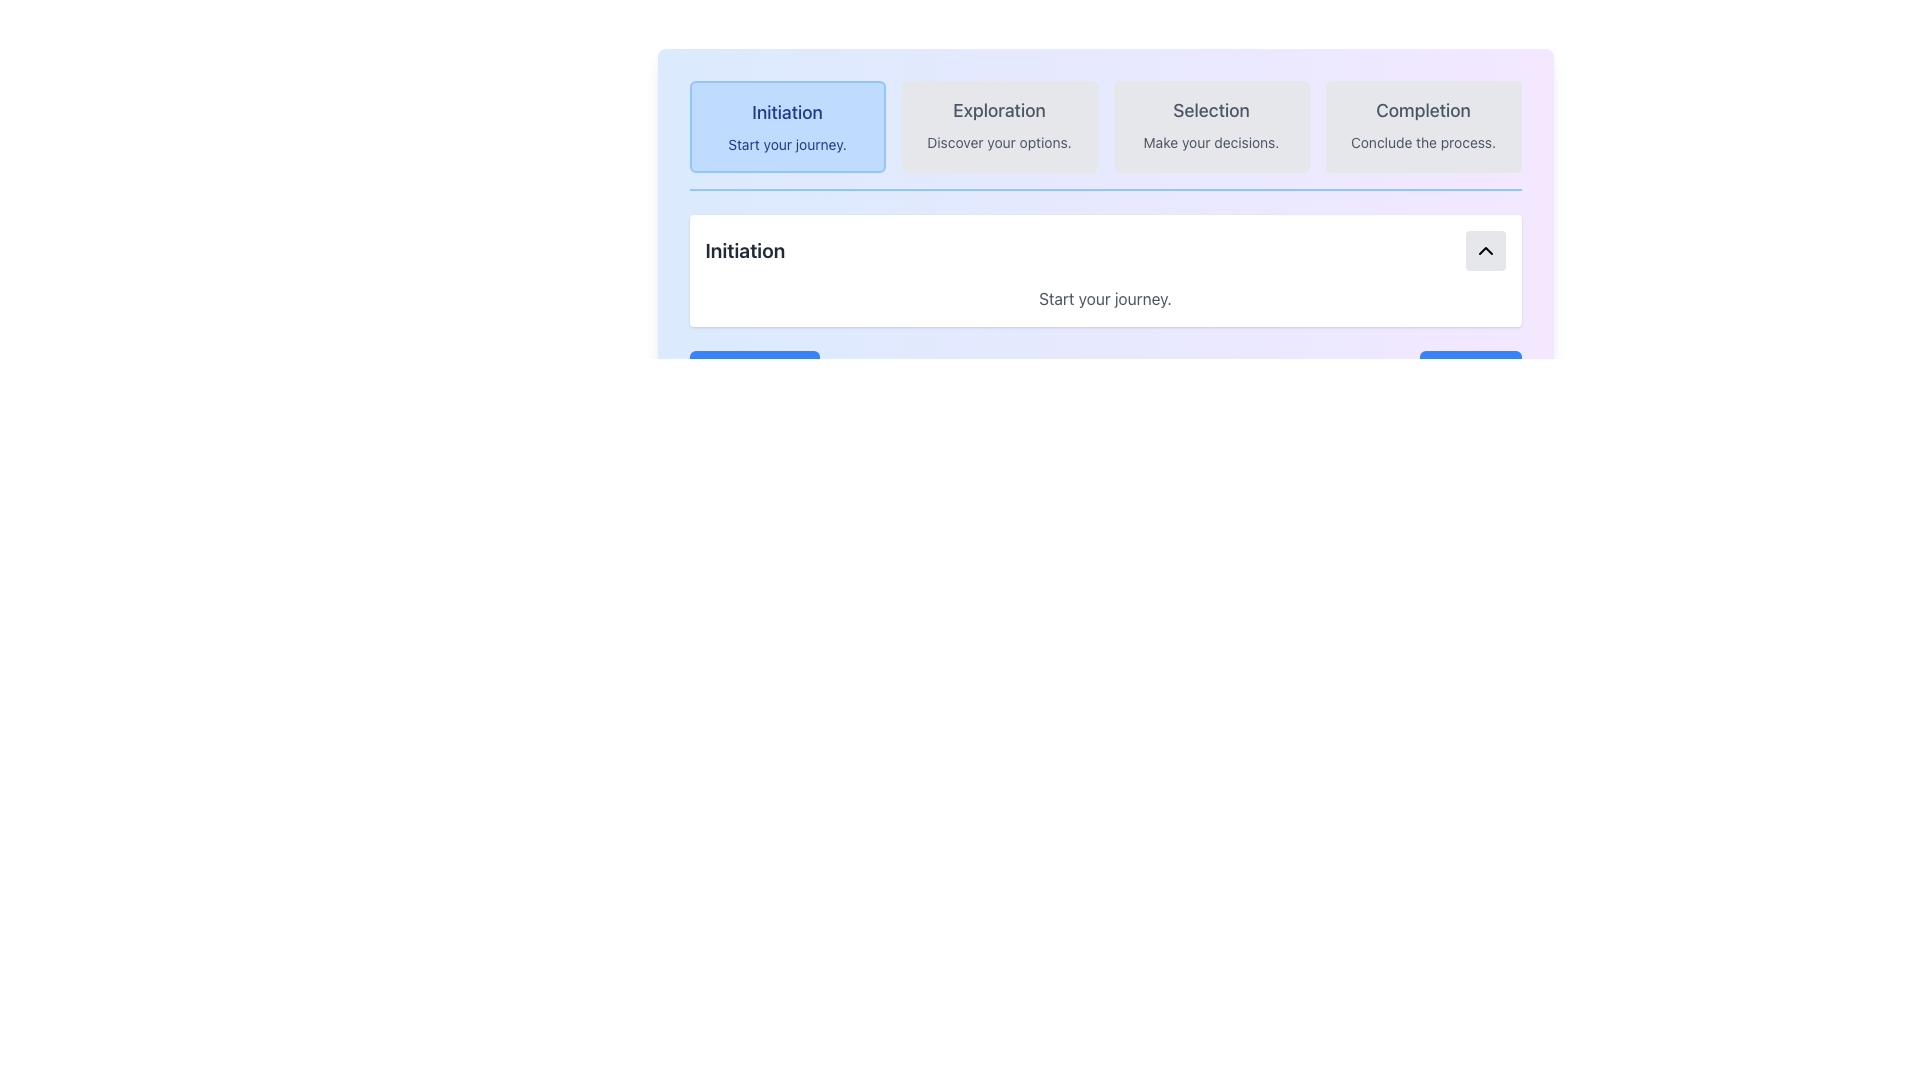 The image size is (1920, 1080). I want to click on the 'Previous' navigation button located at the lower section of the interface, so click(717, 372).